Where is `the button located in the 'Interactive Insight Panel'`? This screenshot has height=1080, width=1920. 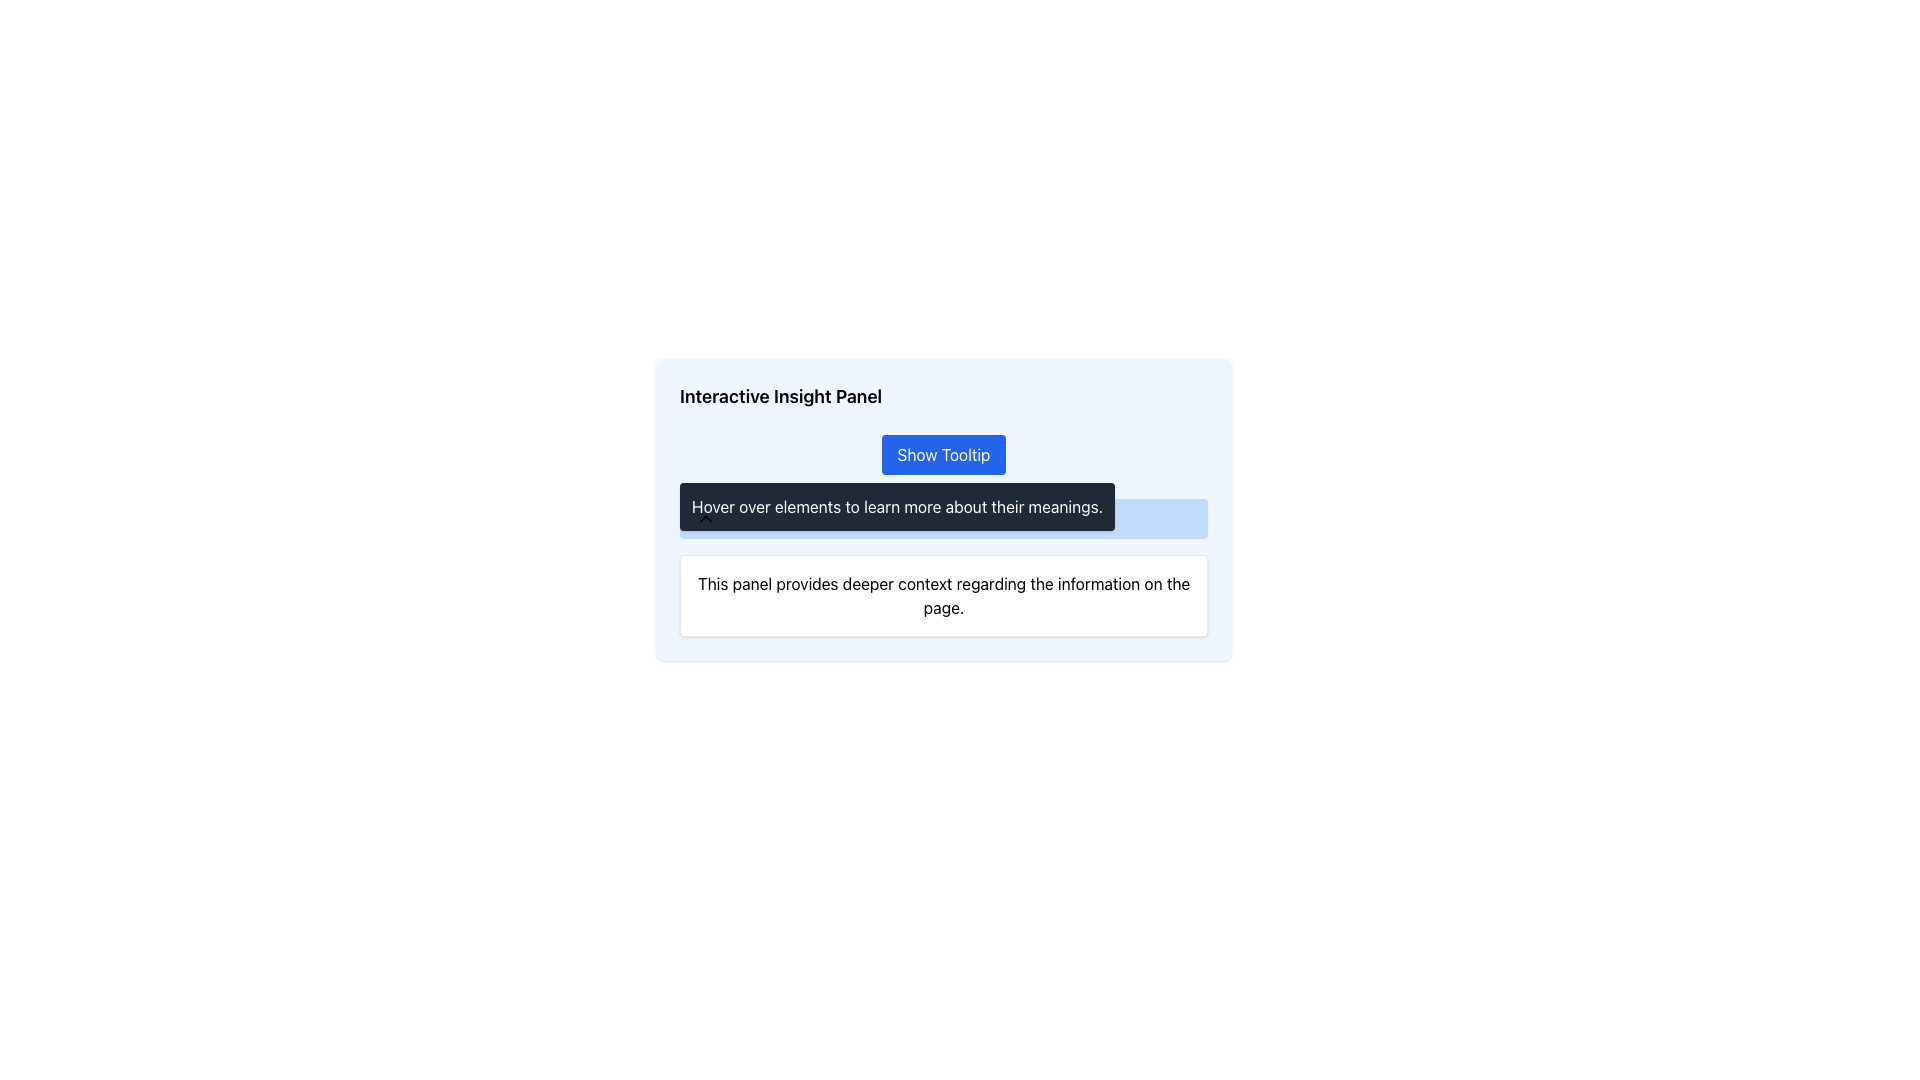 the button located in the 'Interactive Insight Panel' is located at coordinates (943, 455).